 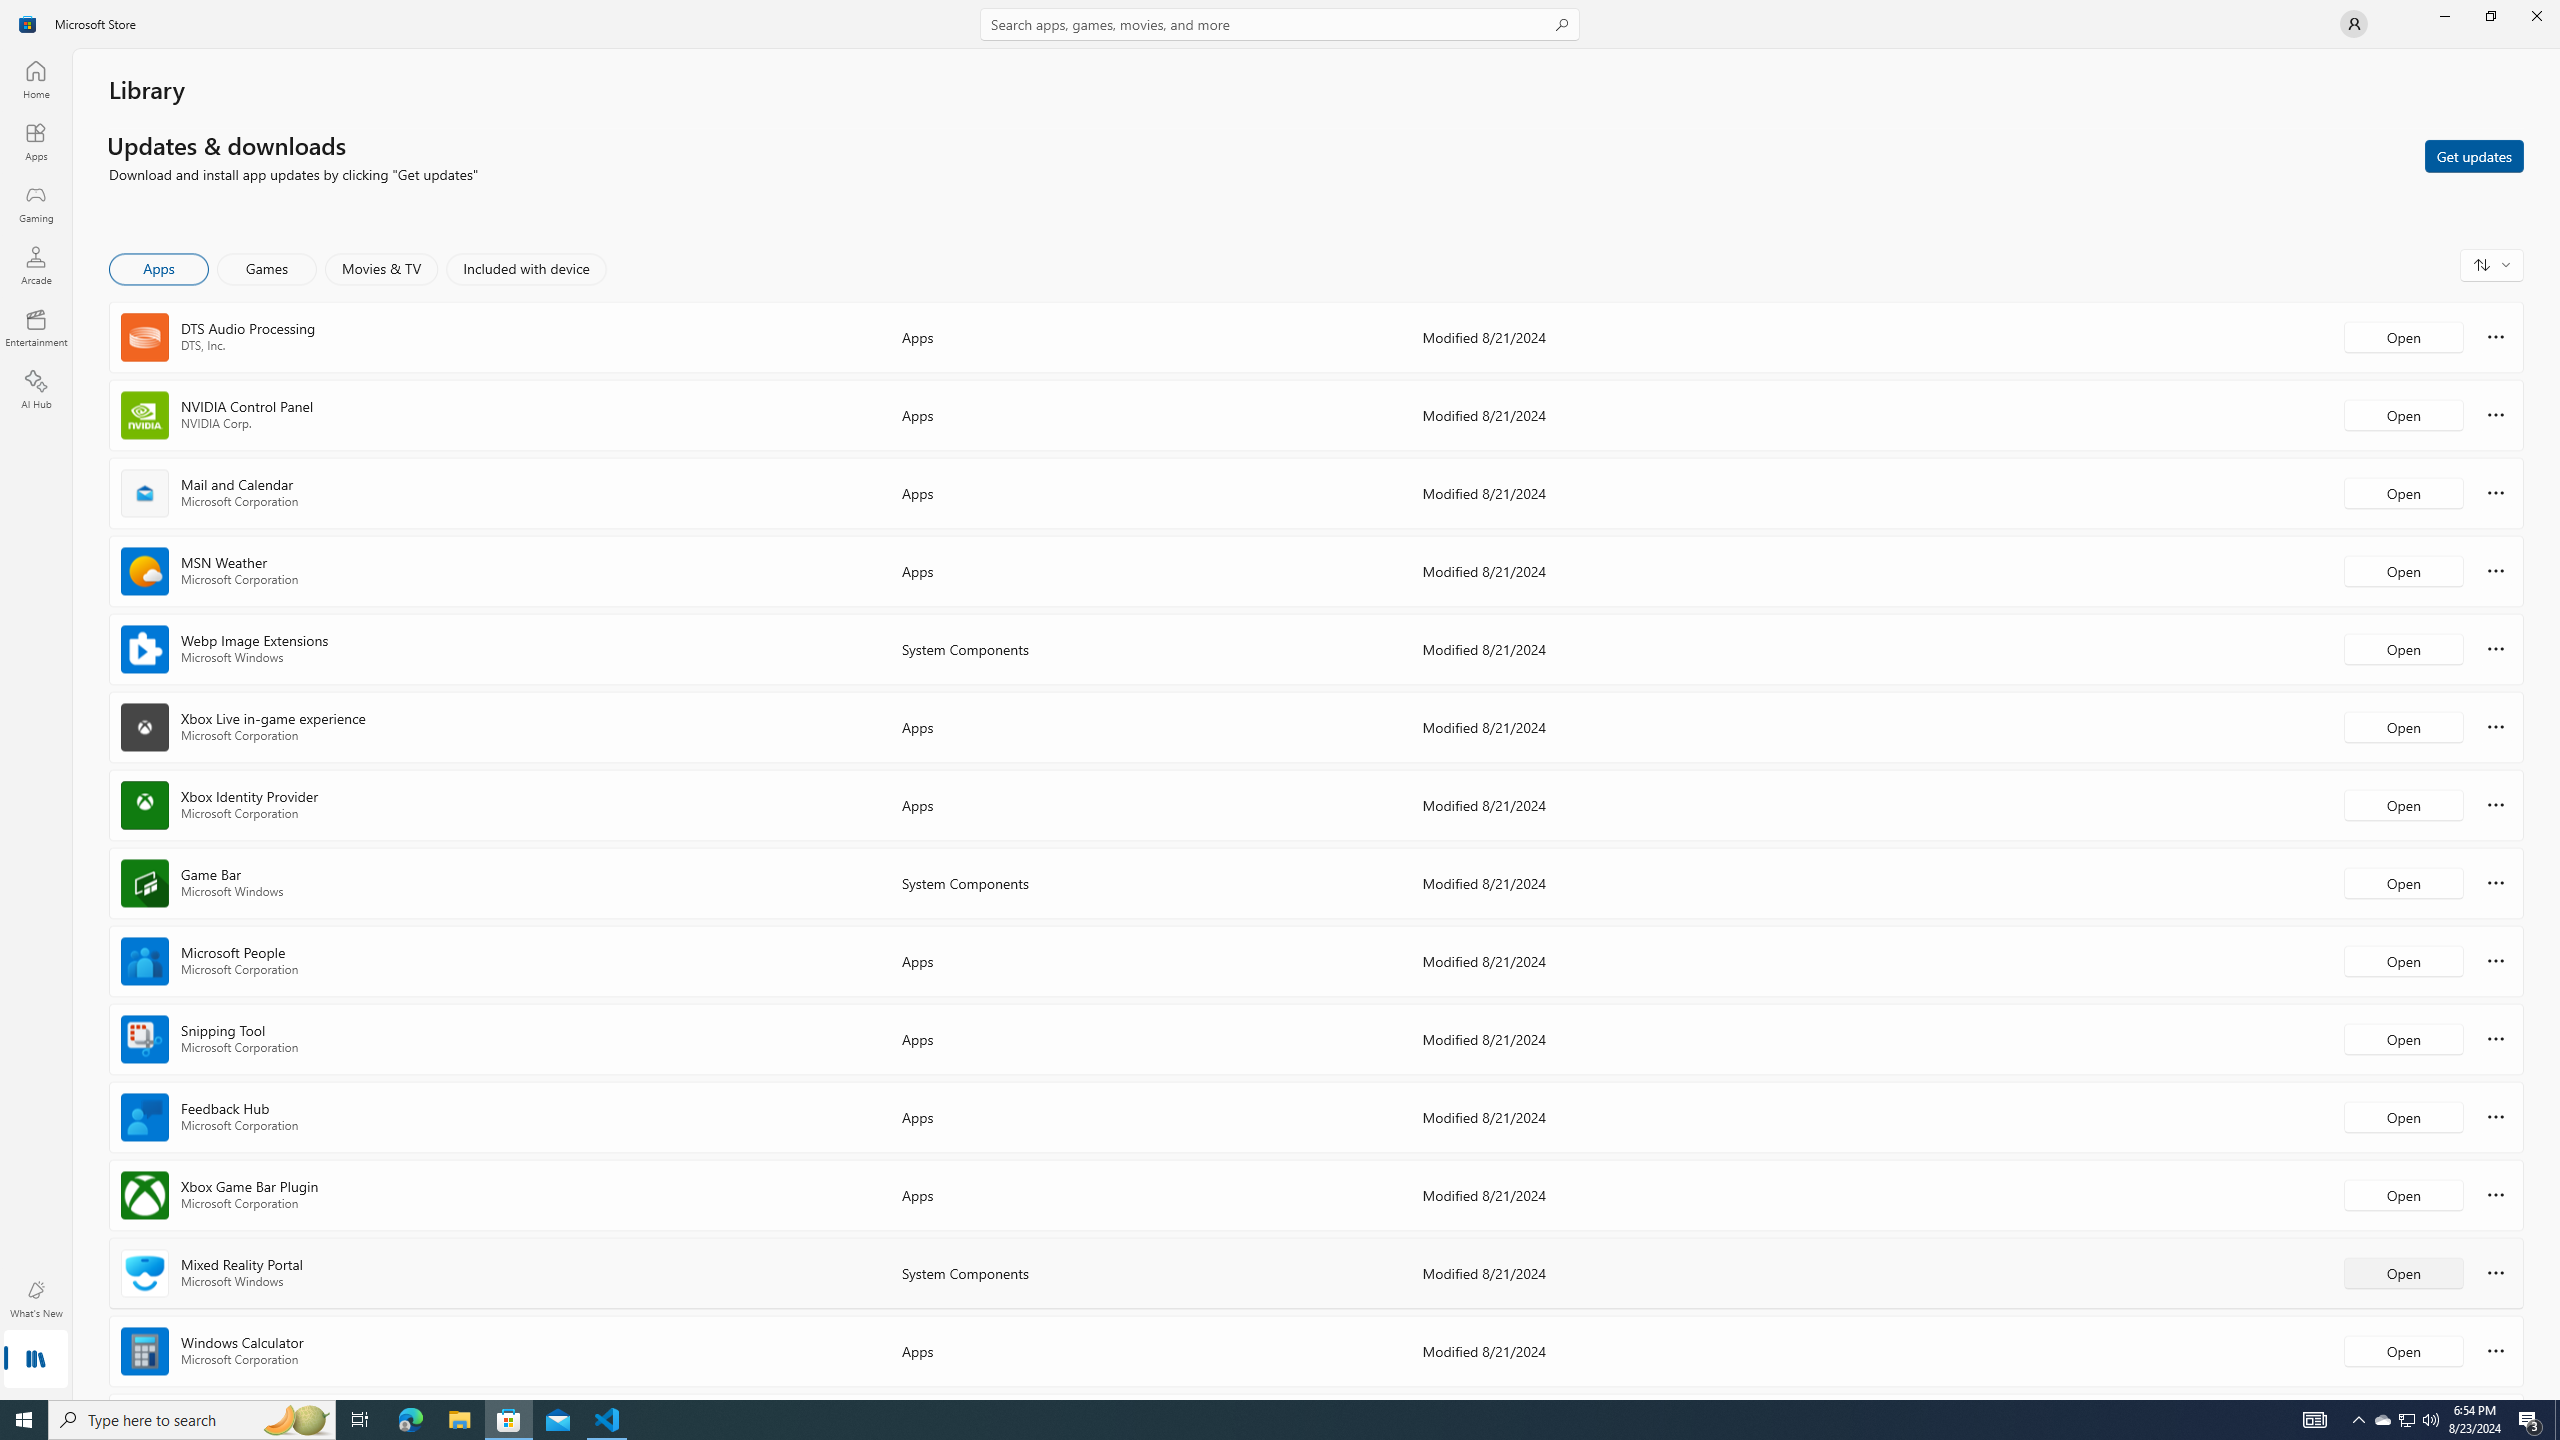 What do you see at coordinates (34, 326) in the screenshot?
I see `'Entertainment'` at bounding box center [34, 326].